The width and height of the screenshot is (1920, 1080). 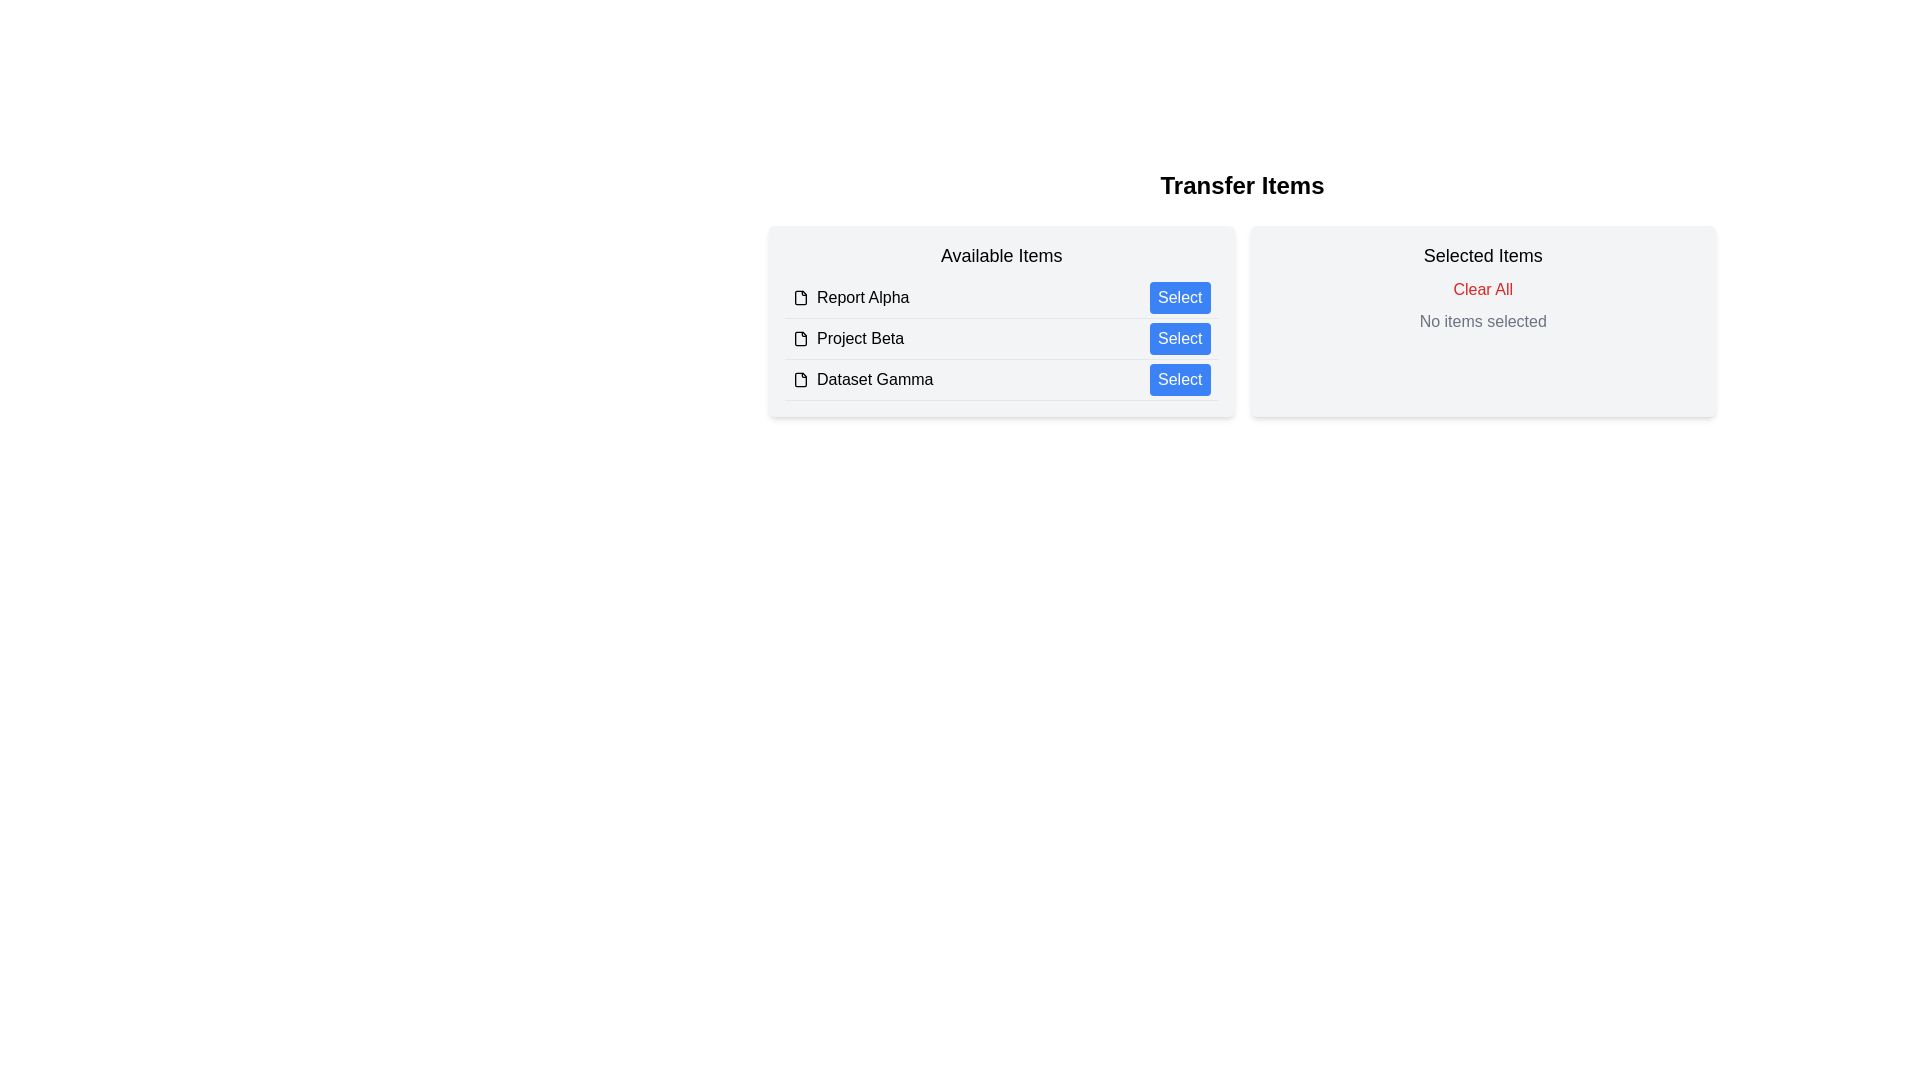 I want to click on the small document or file icon located directly to the left of the text 'Report Alpha' in the 'Available Items' section, so click(x=801, y=297).